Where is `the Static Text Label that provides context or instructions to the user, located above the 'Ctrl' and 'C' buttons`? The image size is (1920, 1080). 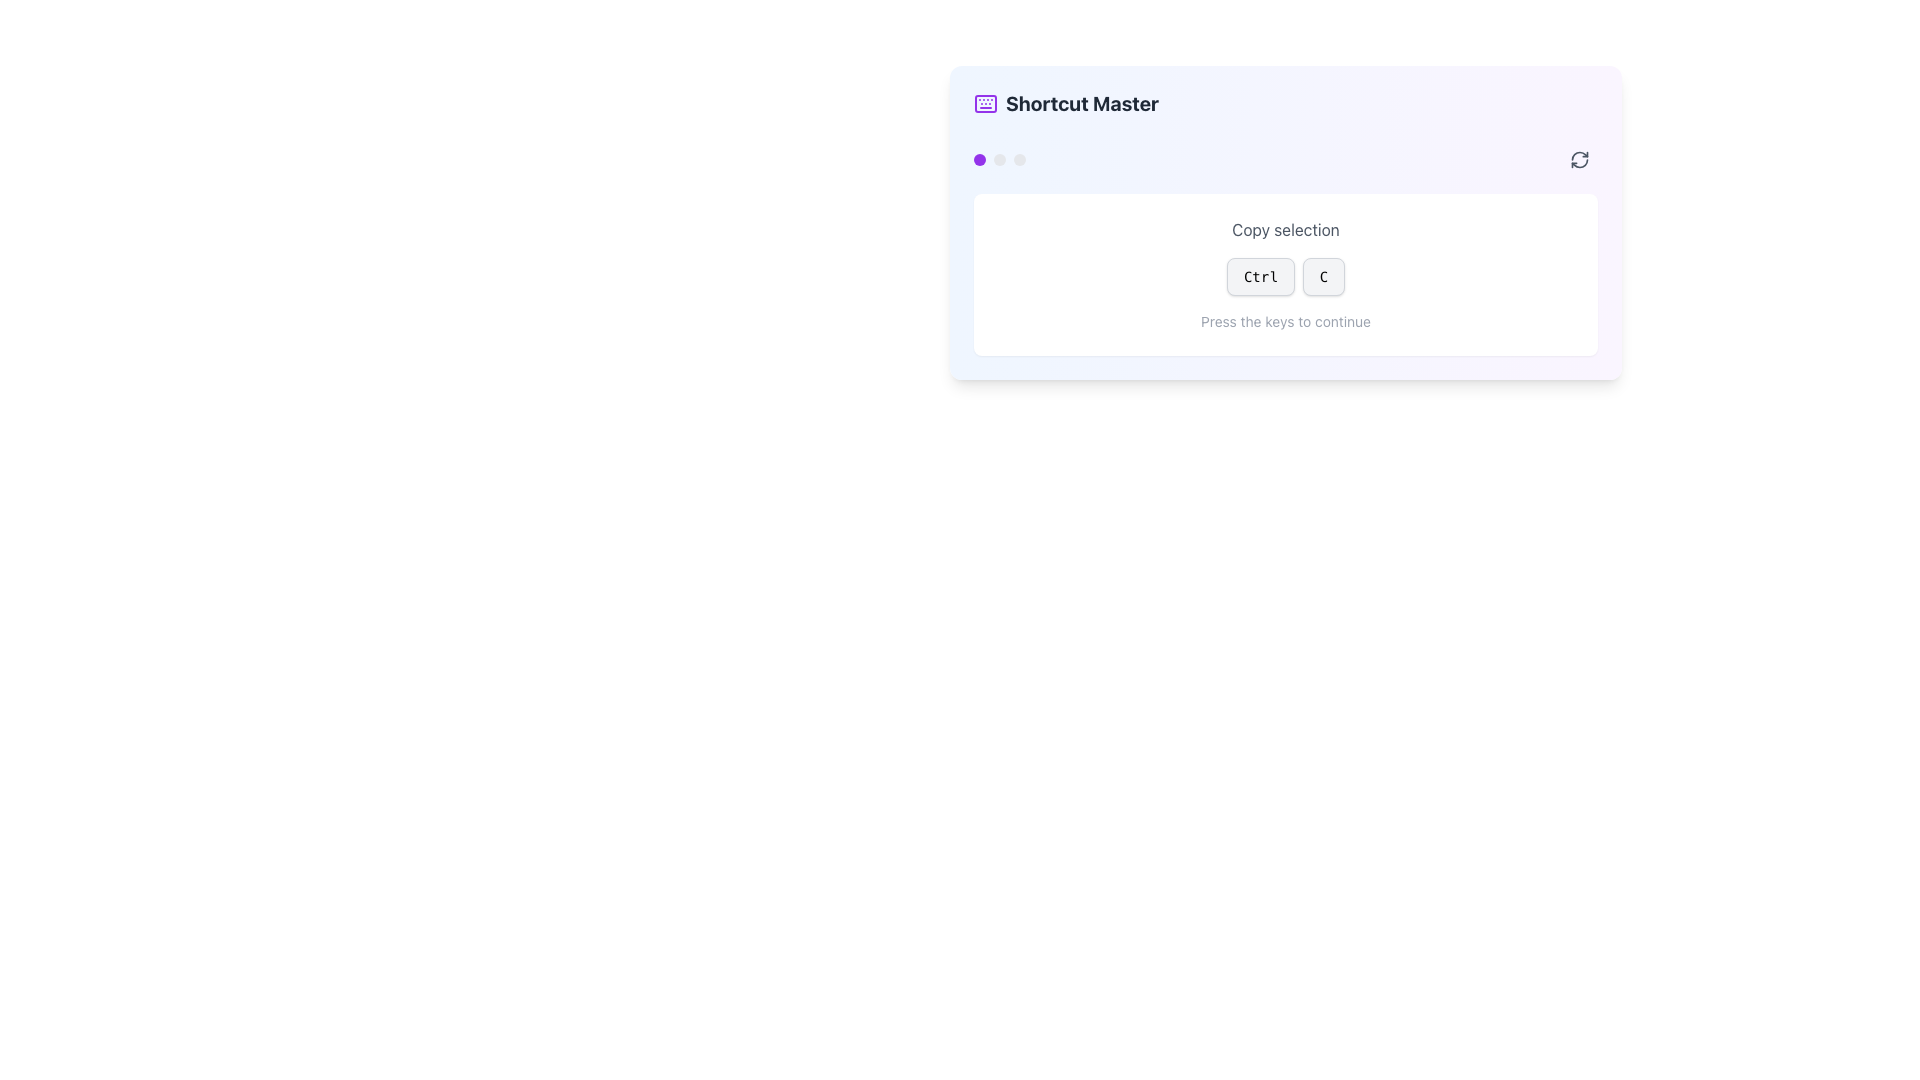
the Static Text Label that provides context or instructions to the user, located above the 'Ctrl' and 'C' buttons is located at coordinates (1286, 229).